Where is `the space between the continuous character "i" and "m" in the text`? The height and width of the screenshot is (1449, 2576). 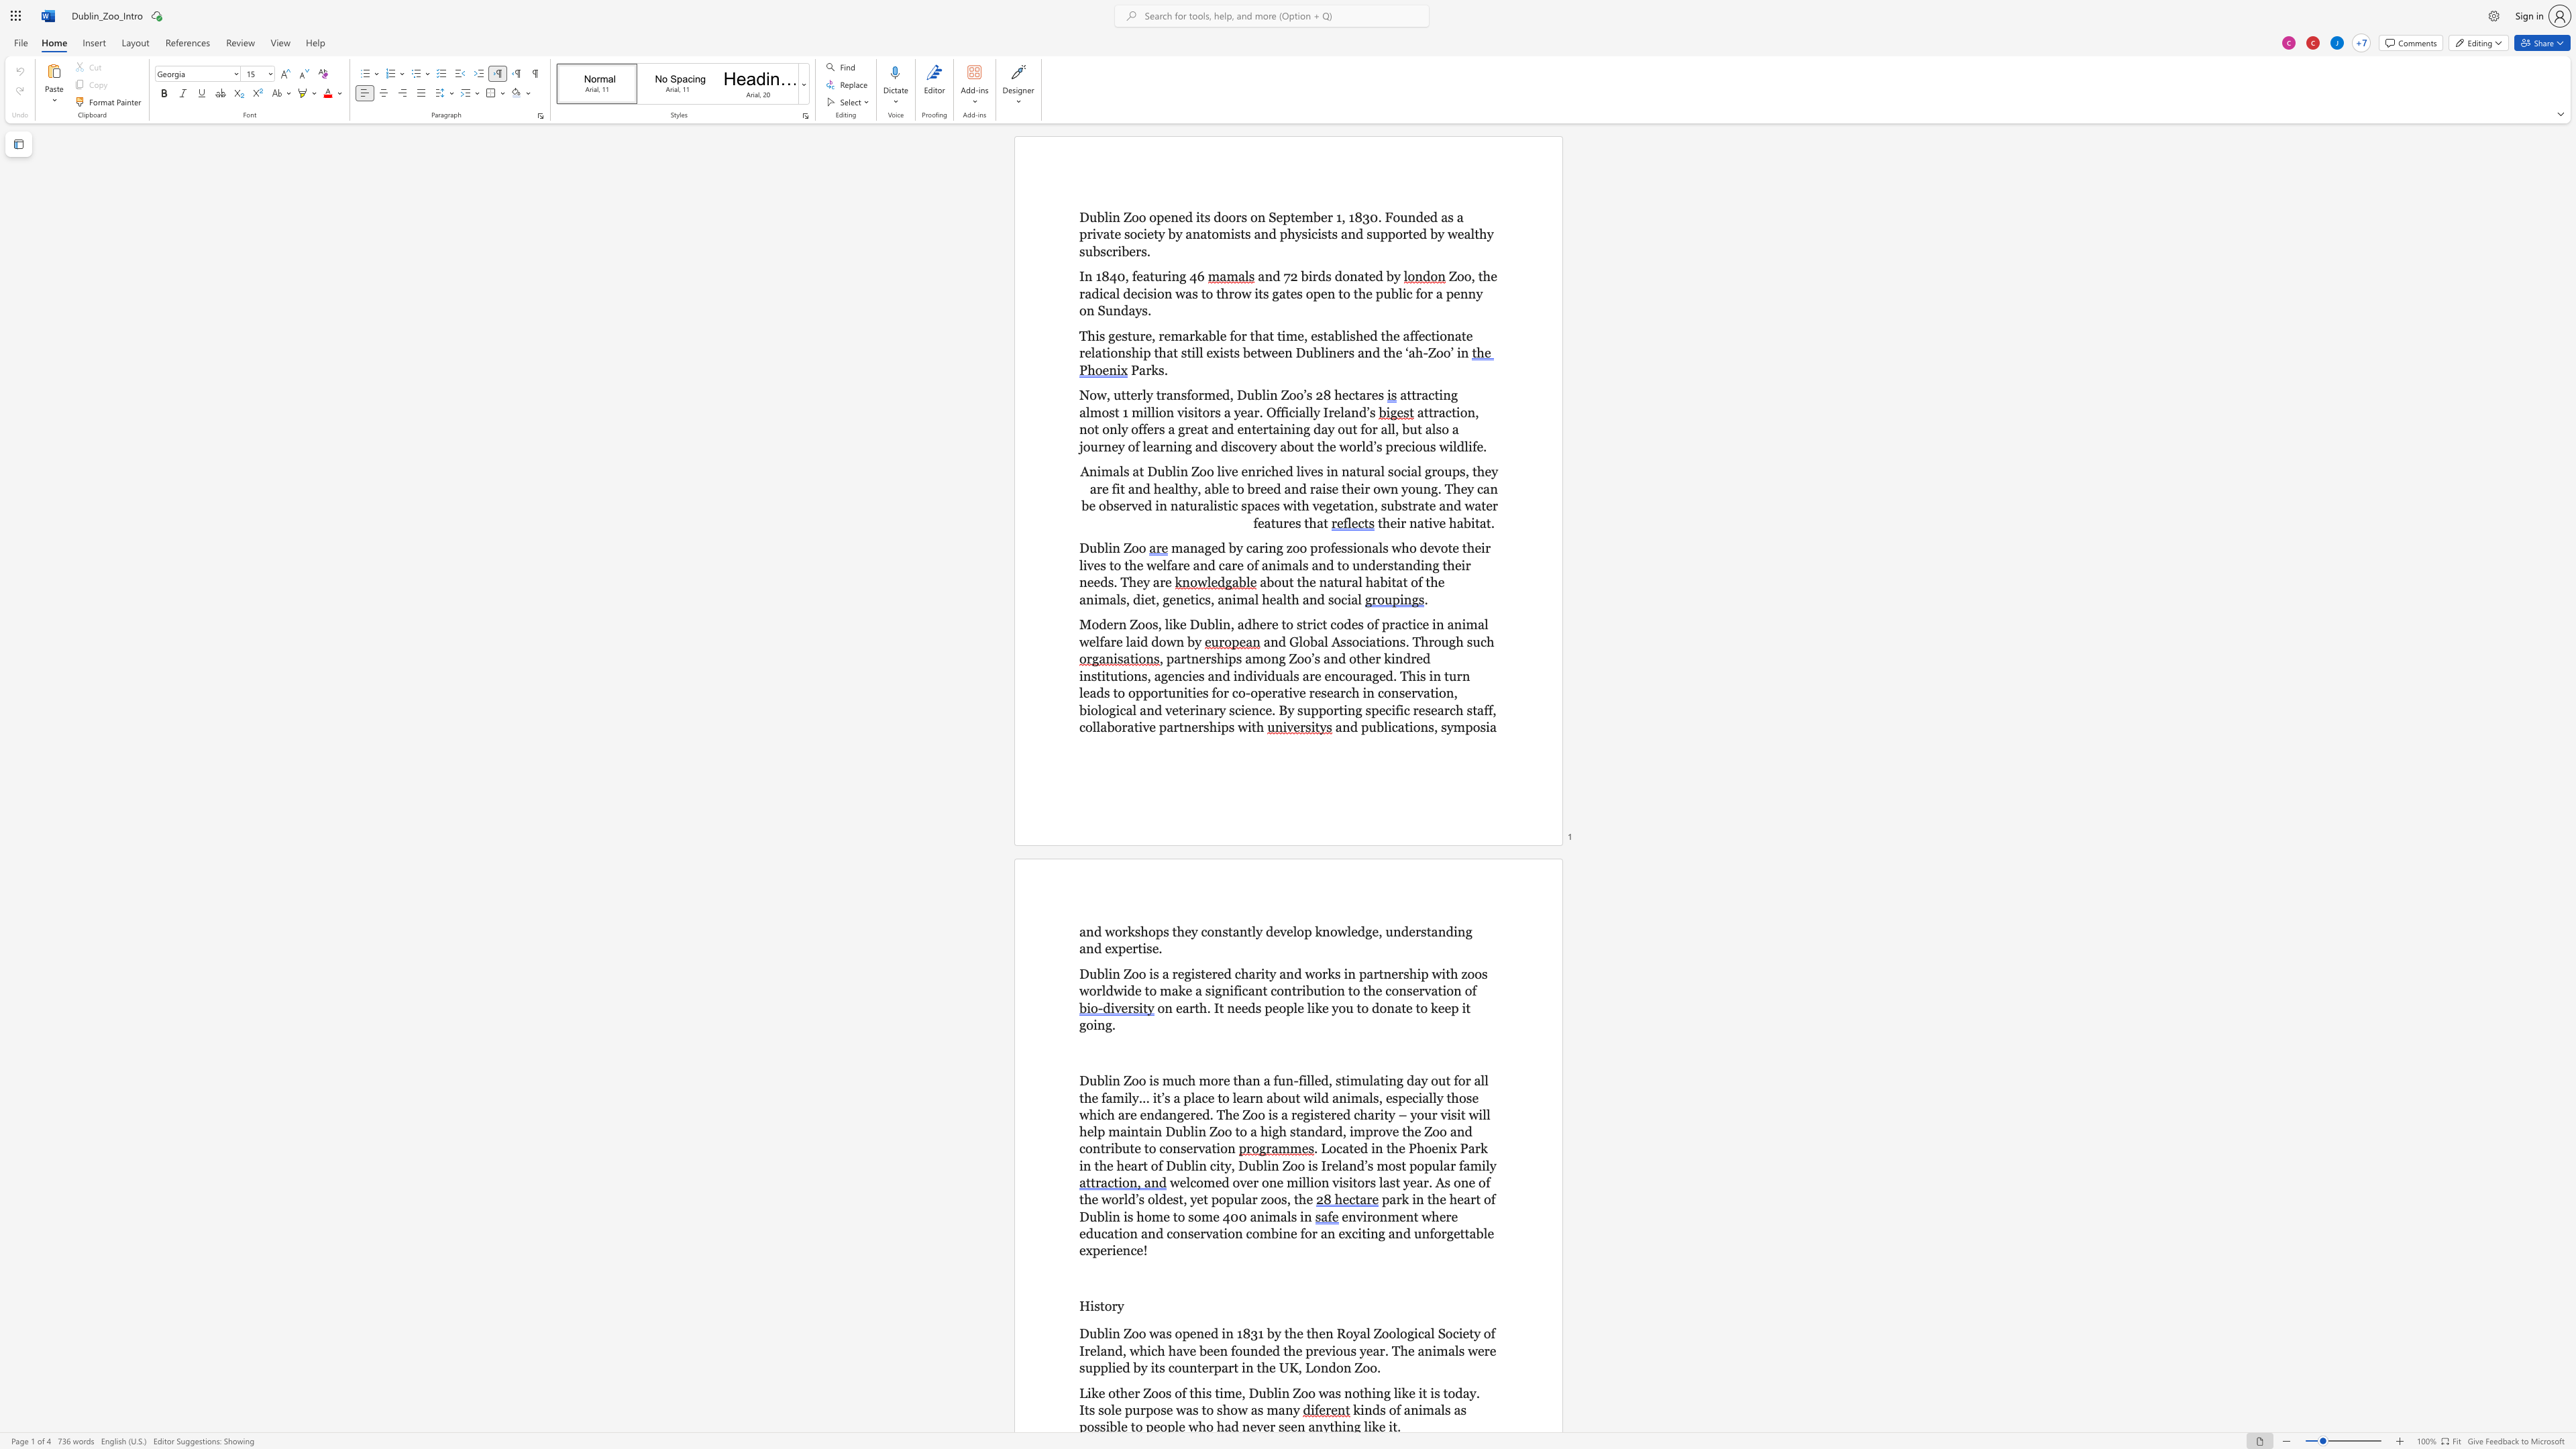 the space between the continuous character "i" and "m" in the text is located at coordinates (1287, 335).